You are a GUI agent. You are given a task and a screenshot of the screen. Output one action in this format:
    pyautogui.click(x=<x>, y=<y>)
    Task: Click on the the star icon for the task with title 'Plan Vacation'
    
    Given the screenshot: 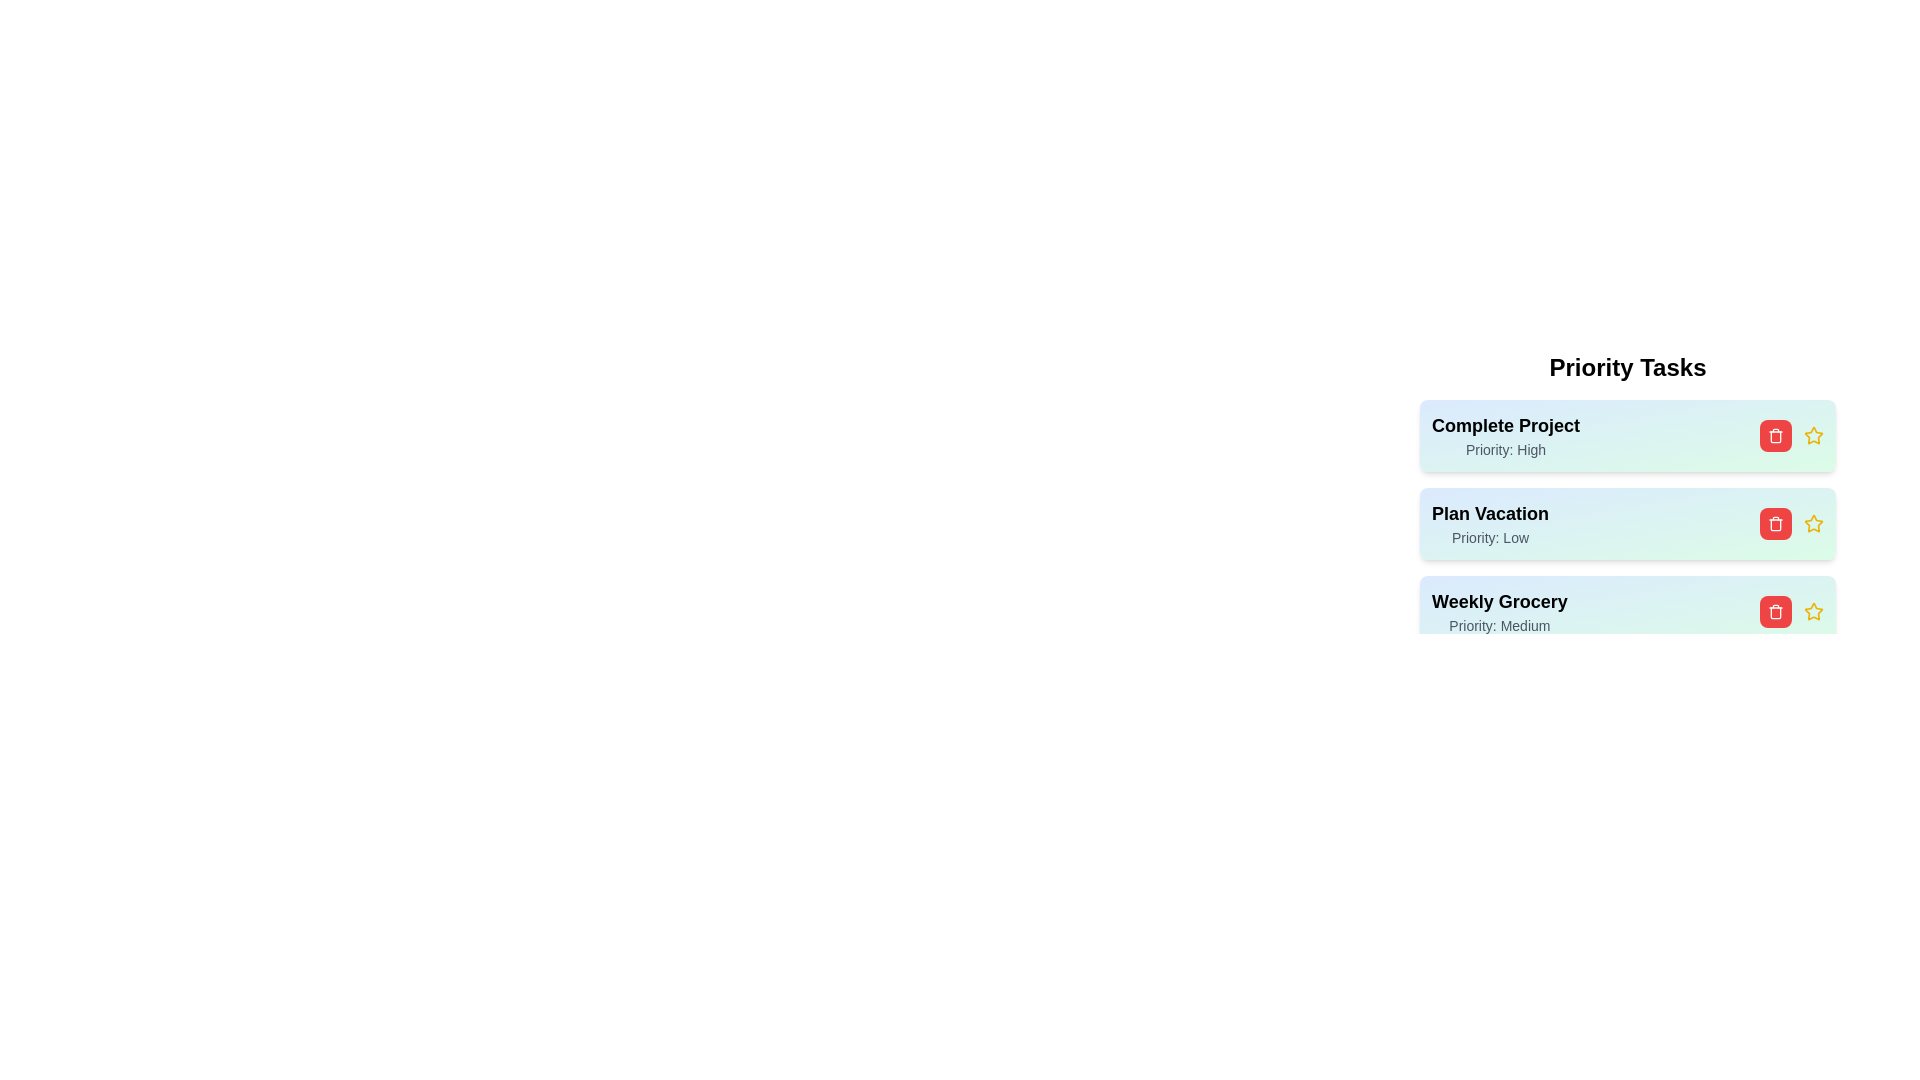 What is the action you would take?
    pyautogui.click(x=1814, y=523)
    